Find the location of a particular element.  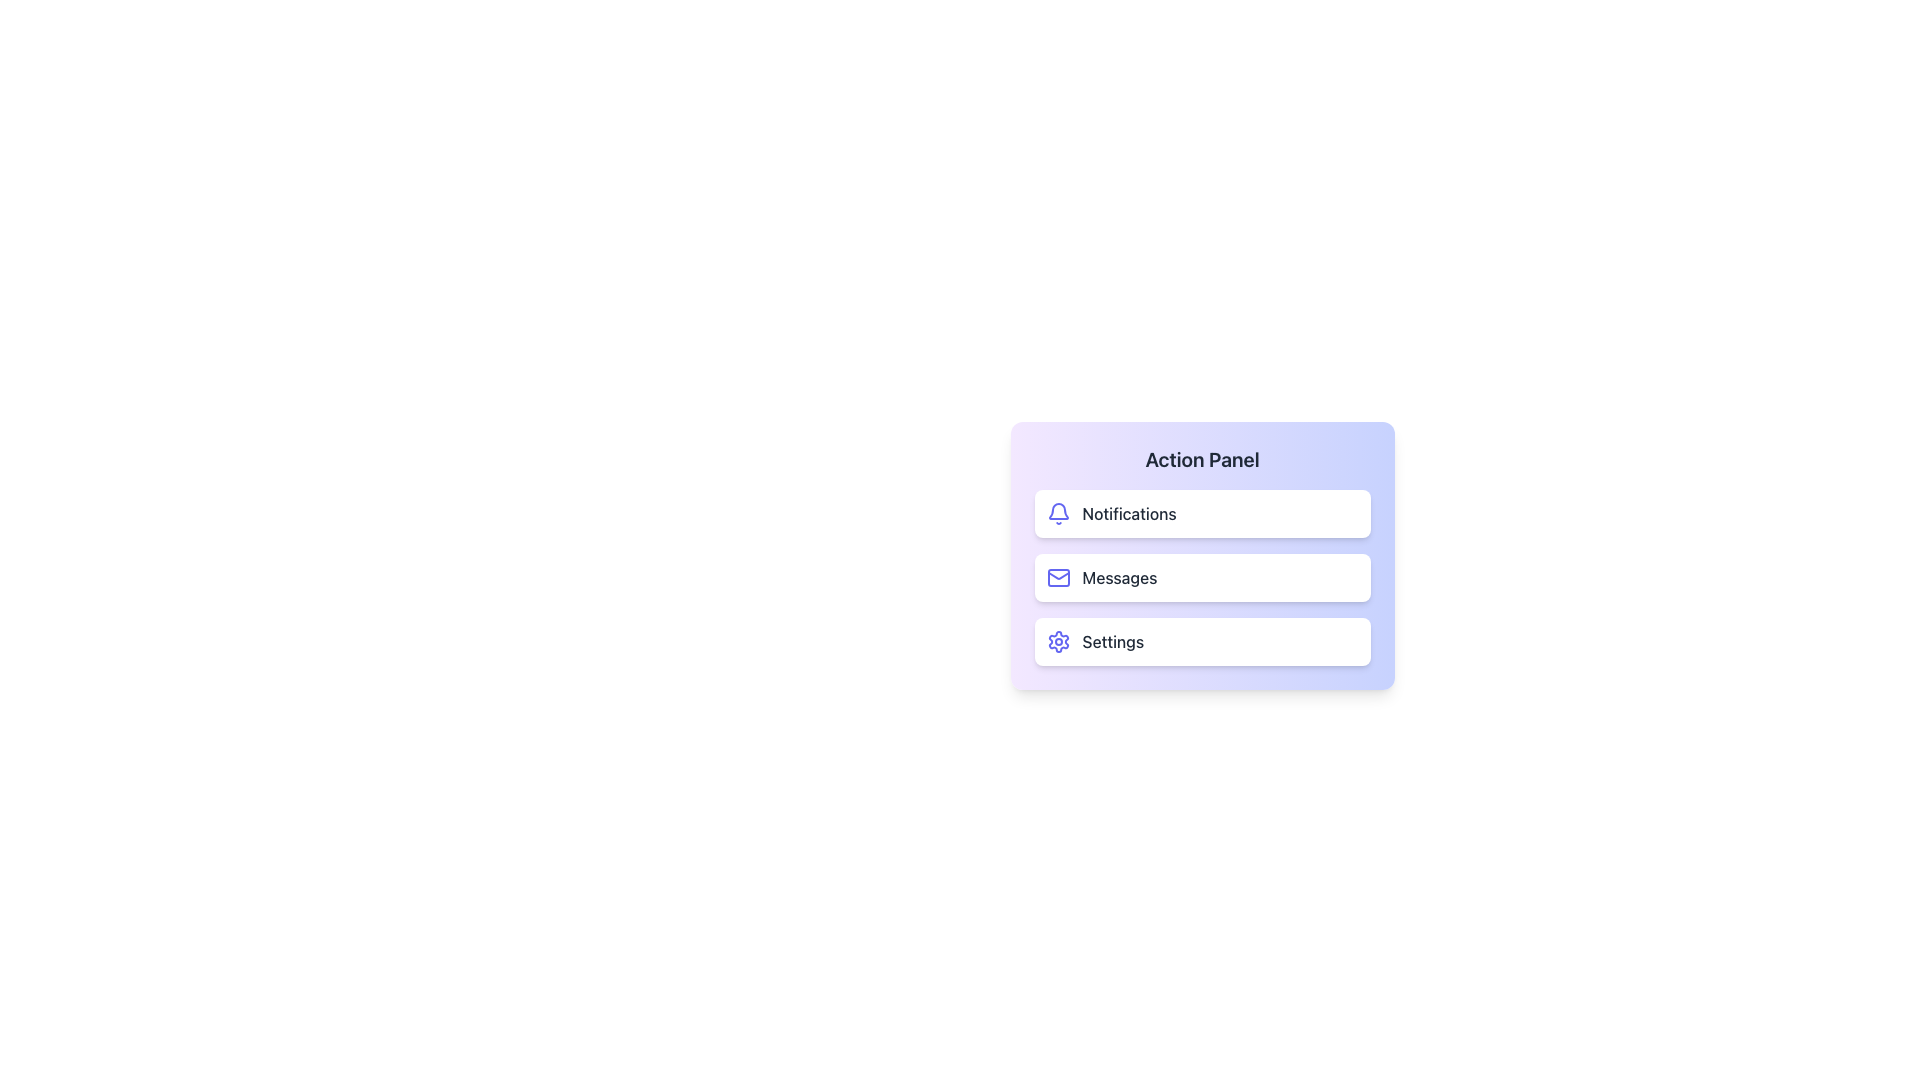

the 'Notifications' text label, which is the first entry in the vertically aligned list under 'Action Panel', located to the right of the bell icon is located at coordinates (1129, 512).